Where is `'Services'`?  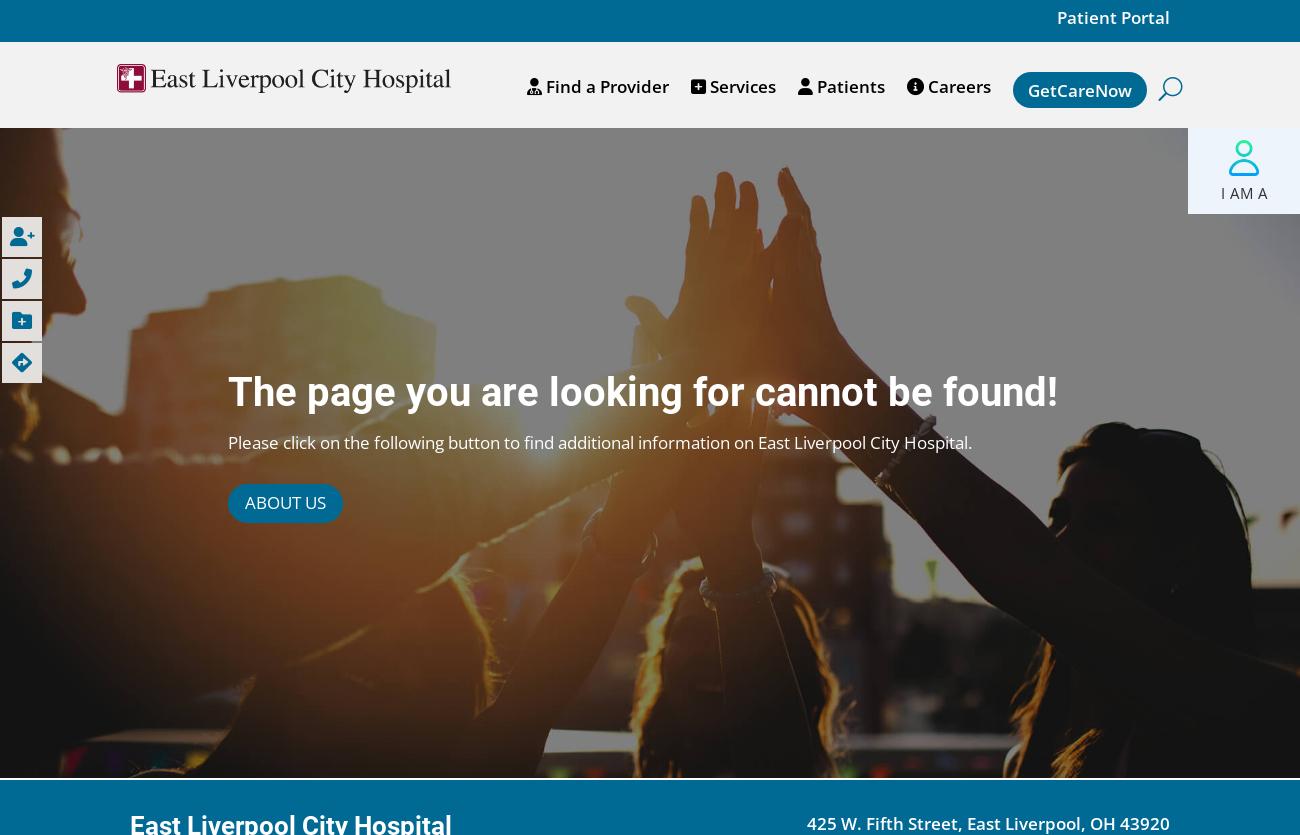 'Services' is located at coordinates (739, 84).